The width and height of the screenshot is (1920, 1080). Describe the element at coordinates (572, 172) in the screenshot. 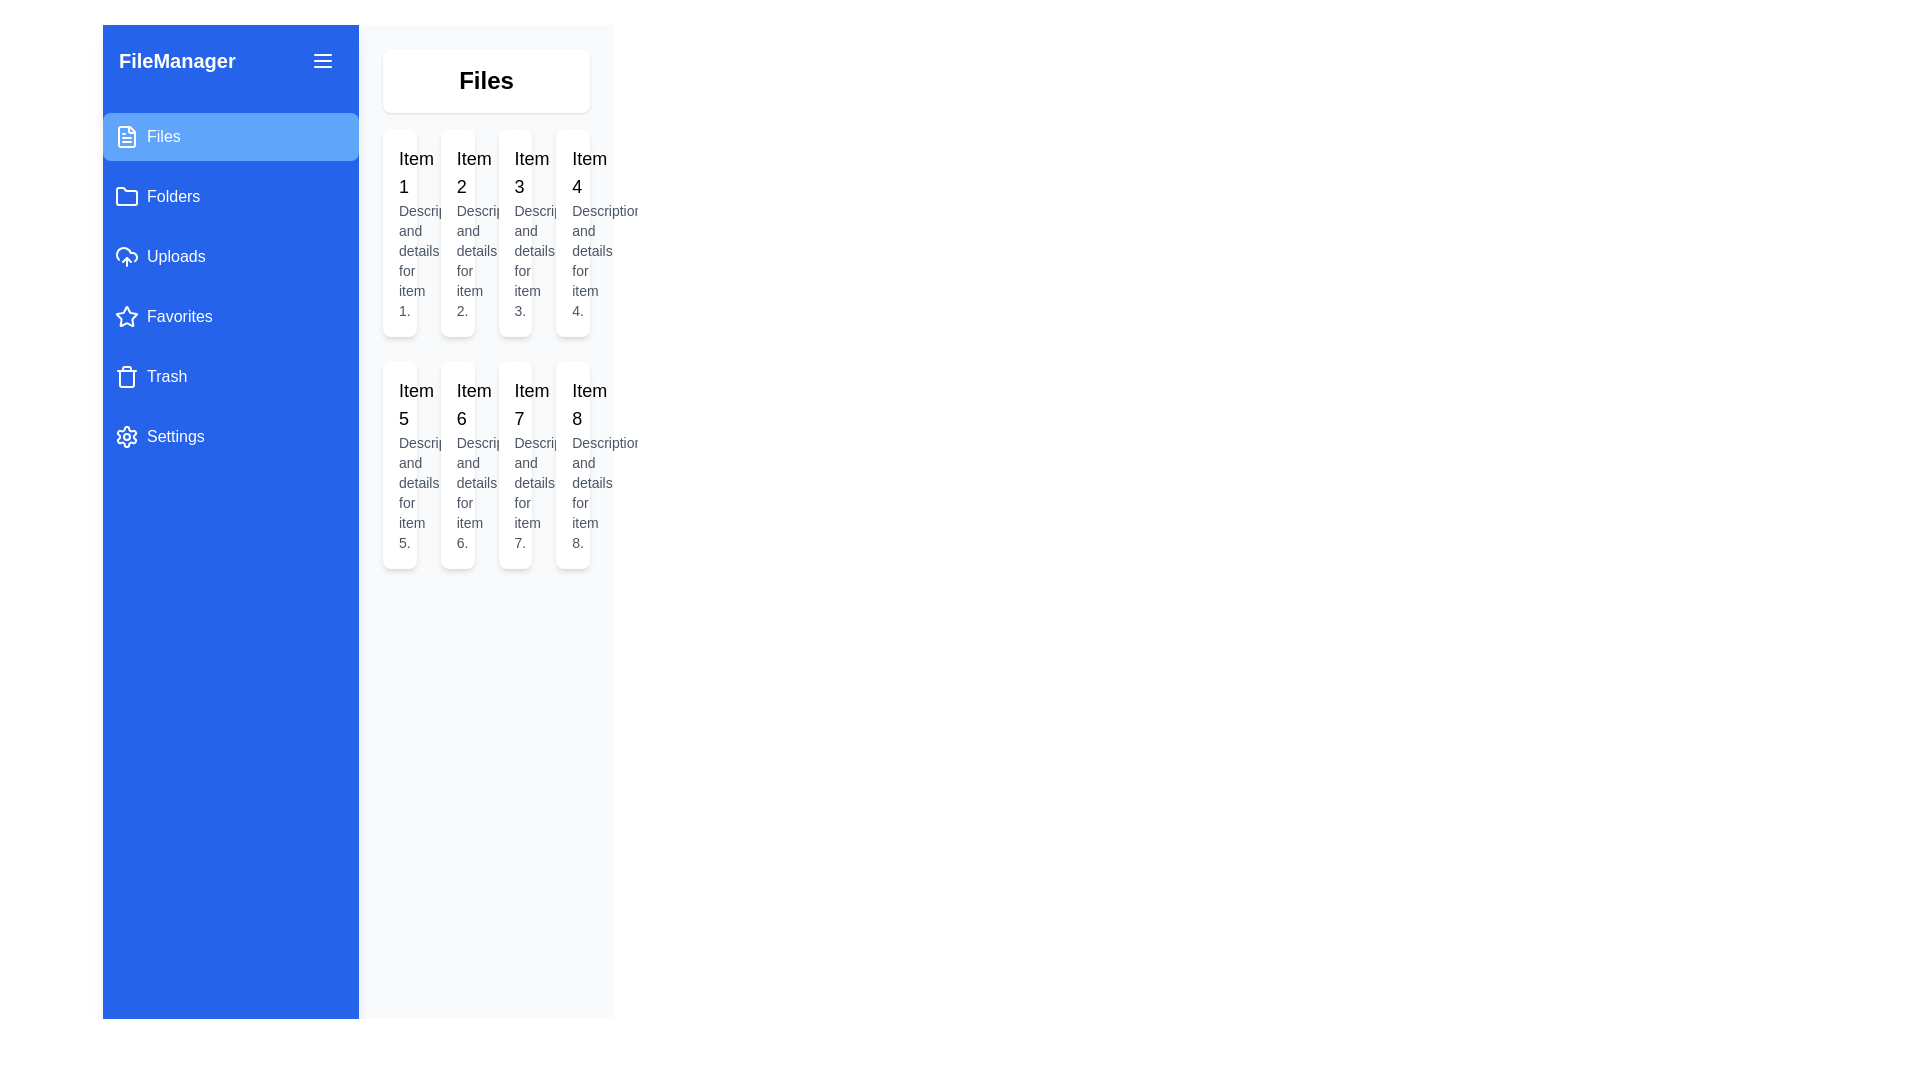

I see `text element labeled 'Item 4' located at the top of its card in the first row, fourth column of the grid layout` at that location.